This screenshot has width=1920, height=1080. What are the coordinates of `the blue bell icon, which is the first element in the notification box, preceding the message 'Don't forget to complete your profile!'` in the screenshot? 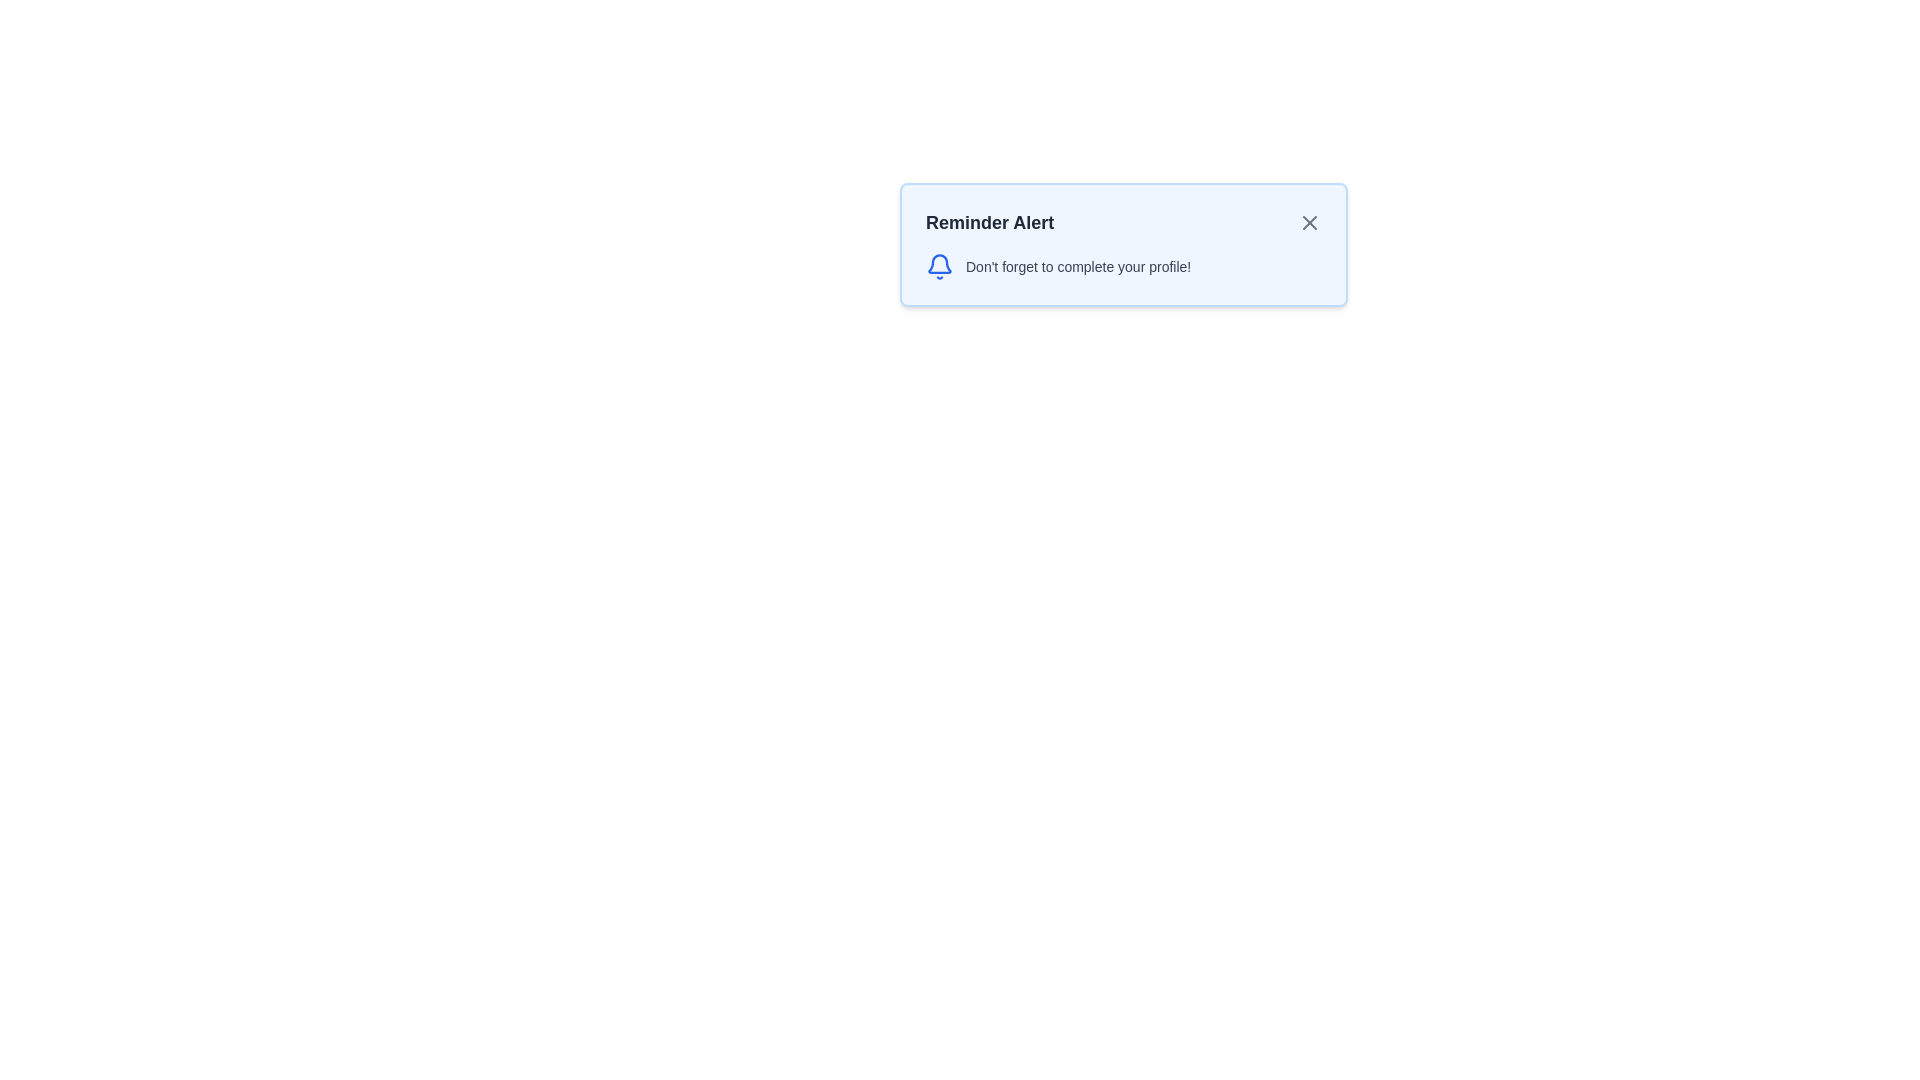 It's located at (939, 265).